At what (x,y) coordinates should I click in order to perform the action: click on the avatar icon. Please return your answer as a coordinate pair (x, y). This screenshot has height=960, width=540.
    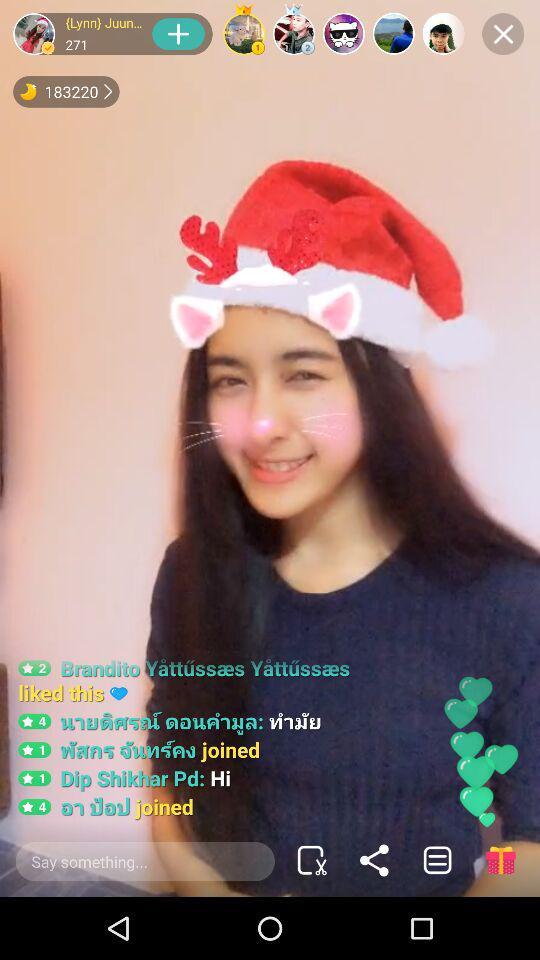
    Looking at the image, I should click on (33, 33).